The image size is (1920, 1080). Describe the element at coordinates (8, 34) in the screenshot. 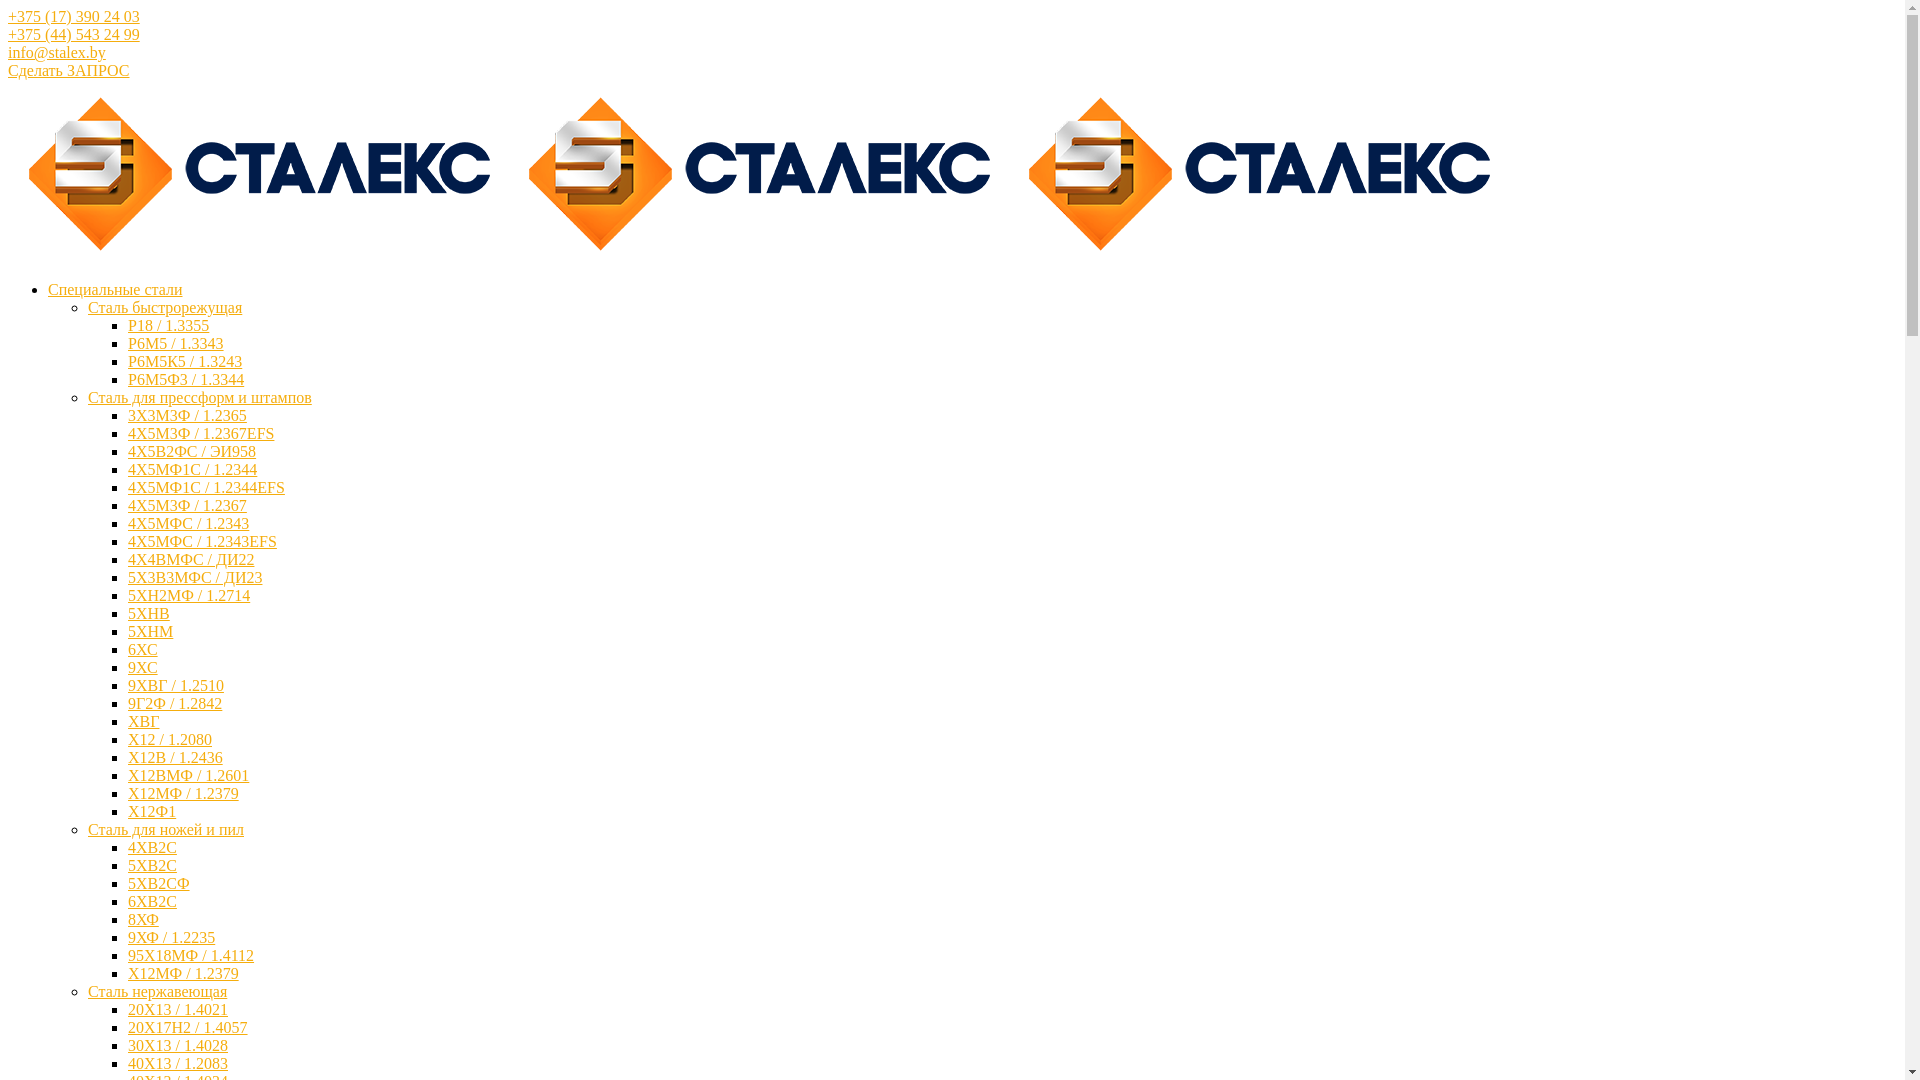

I see `'+375 (44) 543 24 99'` at that location.